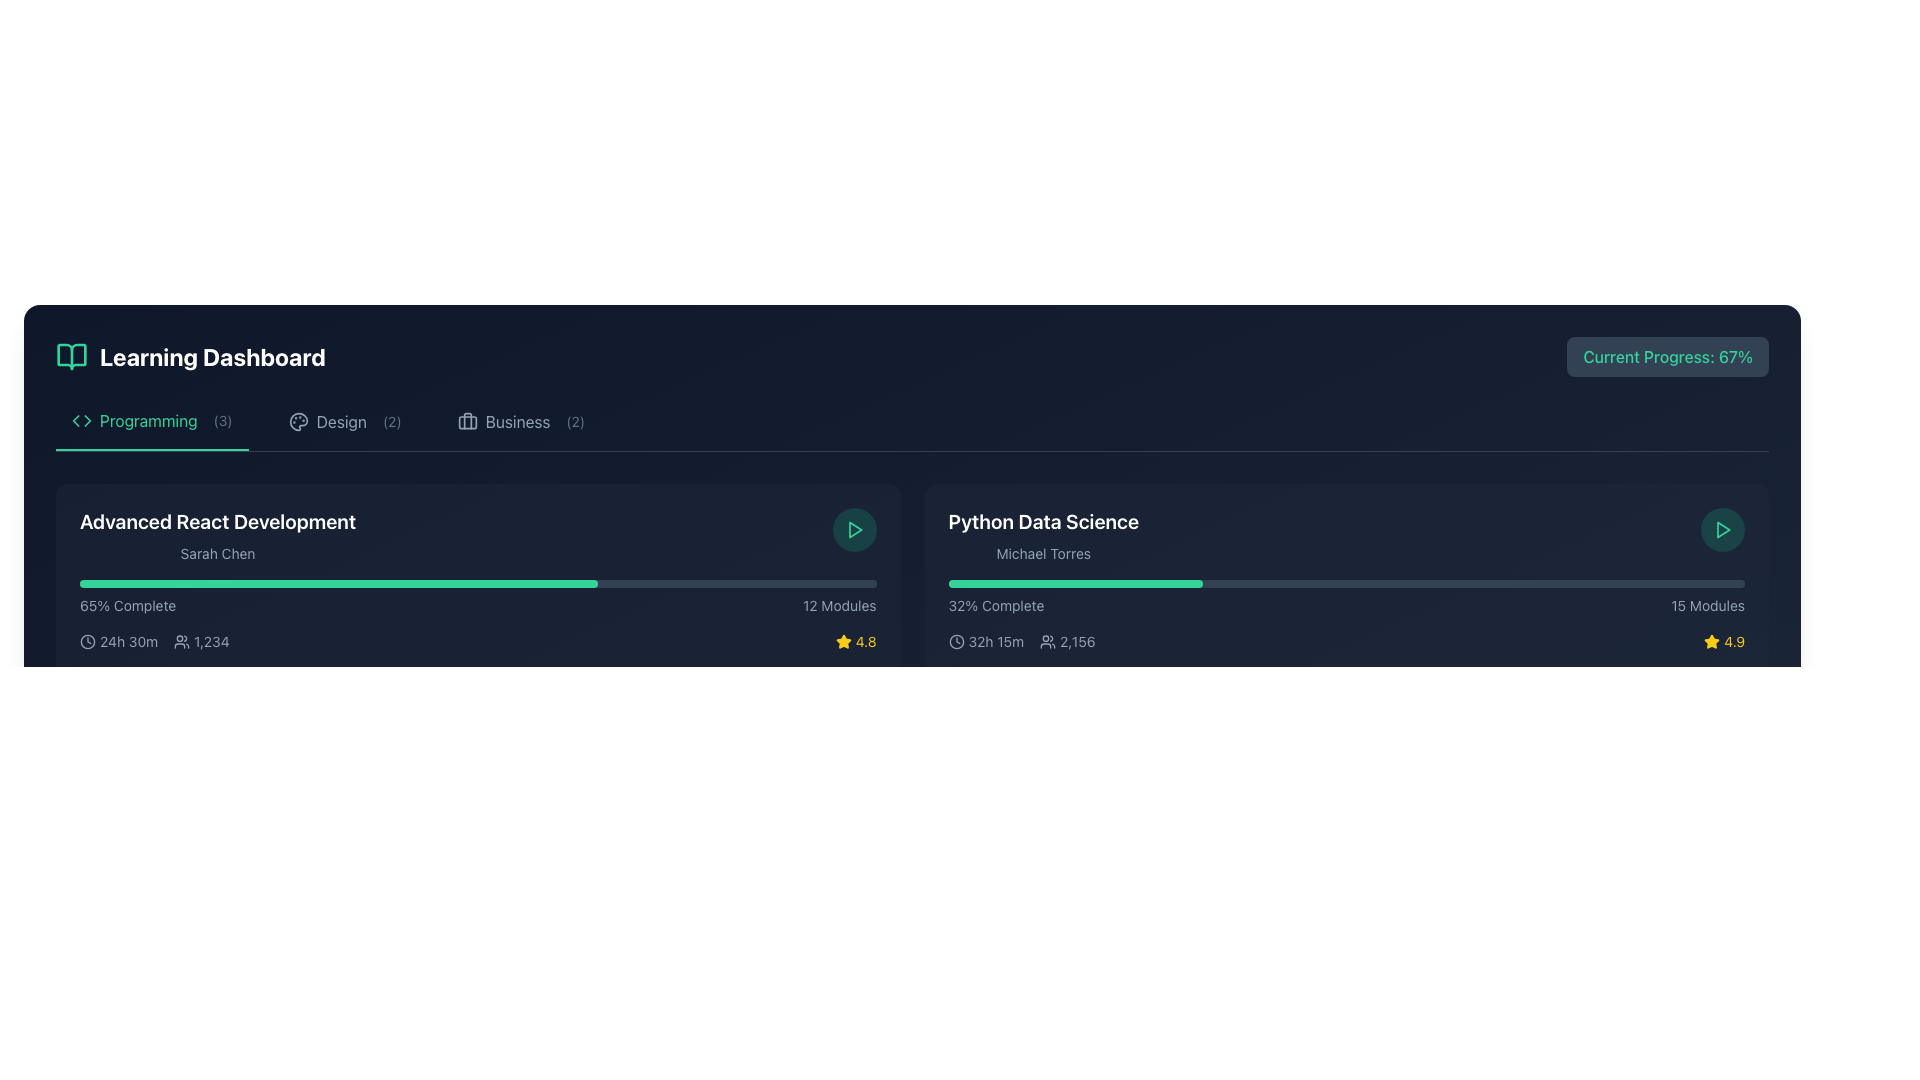  Describe the element at coordinates (1668, 356) in the screenshot. I see `the Static Text Label that indicates a completion percentage for a task, located in the upper-right corner of the interface` at that location.